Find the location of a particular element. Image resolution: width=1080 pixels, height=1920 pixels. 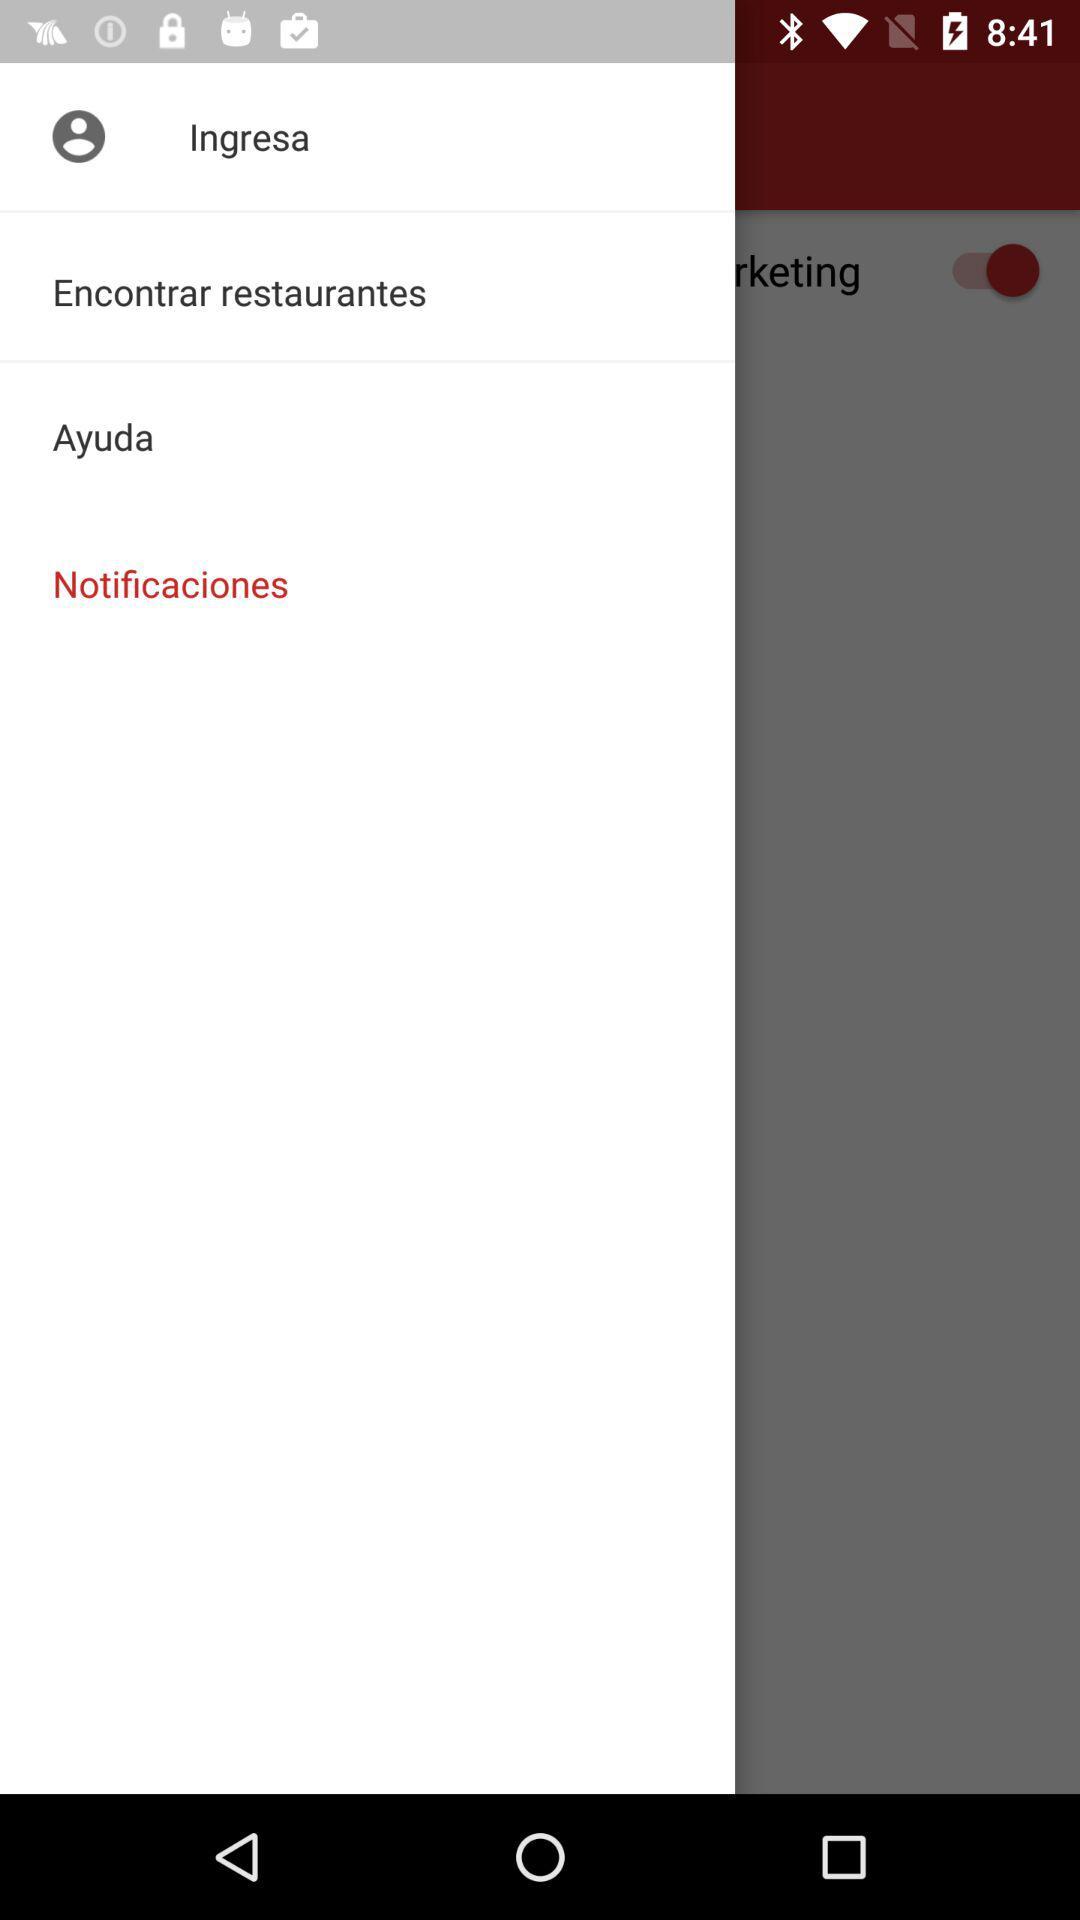

item to the left of the notificationes is located at coordinates (72, 135).